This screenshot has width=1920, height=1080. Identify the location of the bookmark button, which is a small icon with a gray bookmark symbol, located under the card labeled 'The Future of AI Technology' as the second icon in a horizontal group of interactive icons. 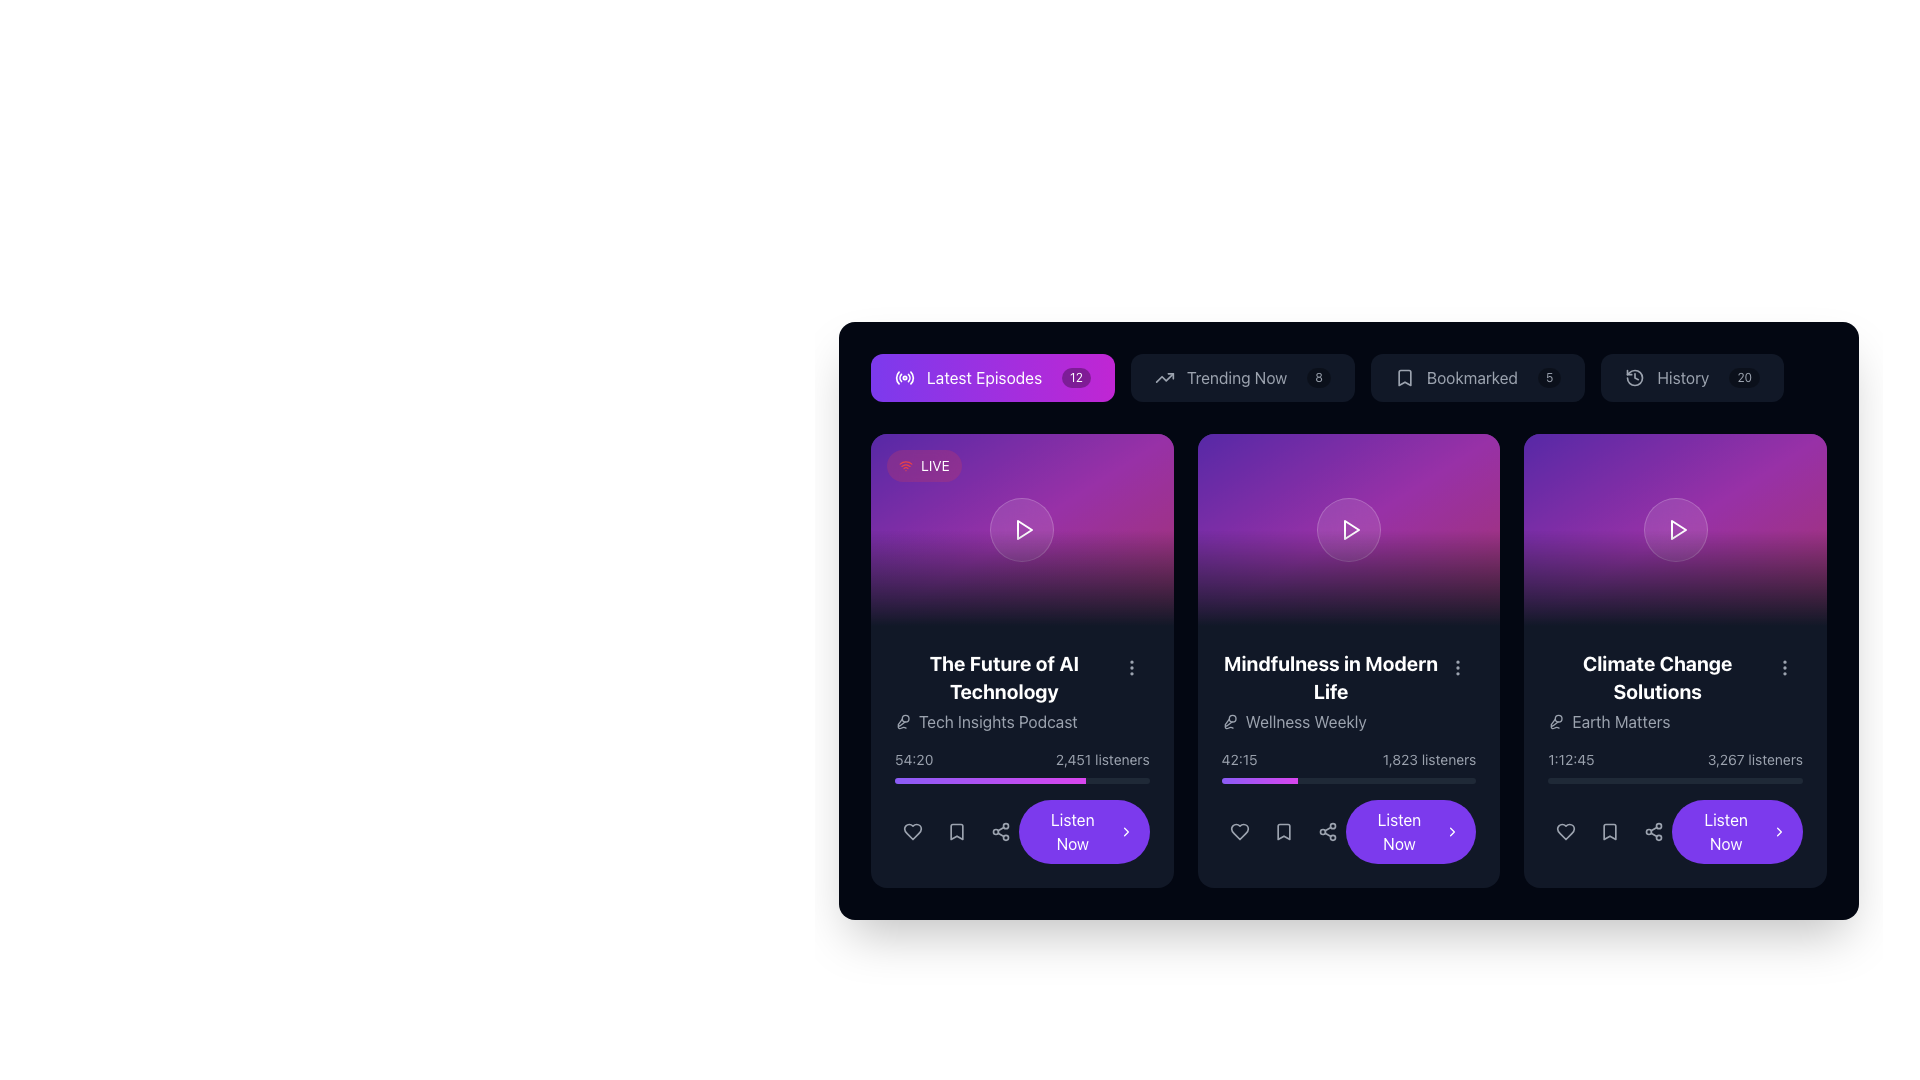
(955, 832).